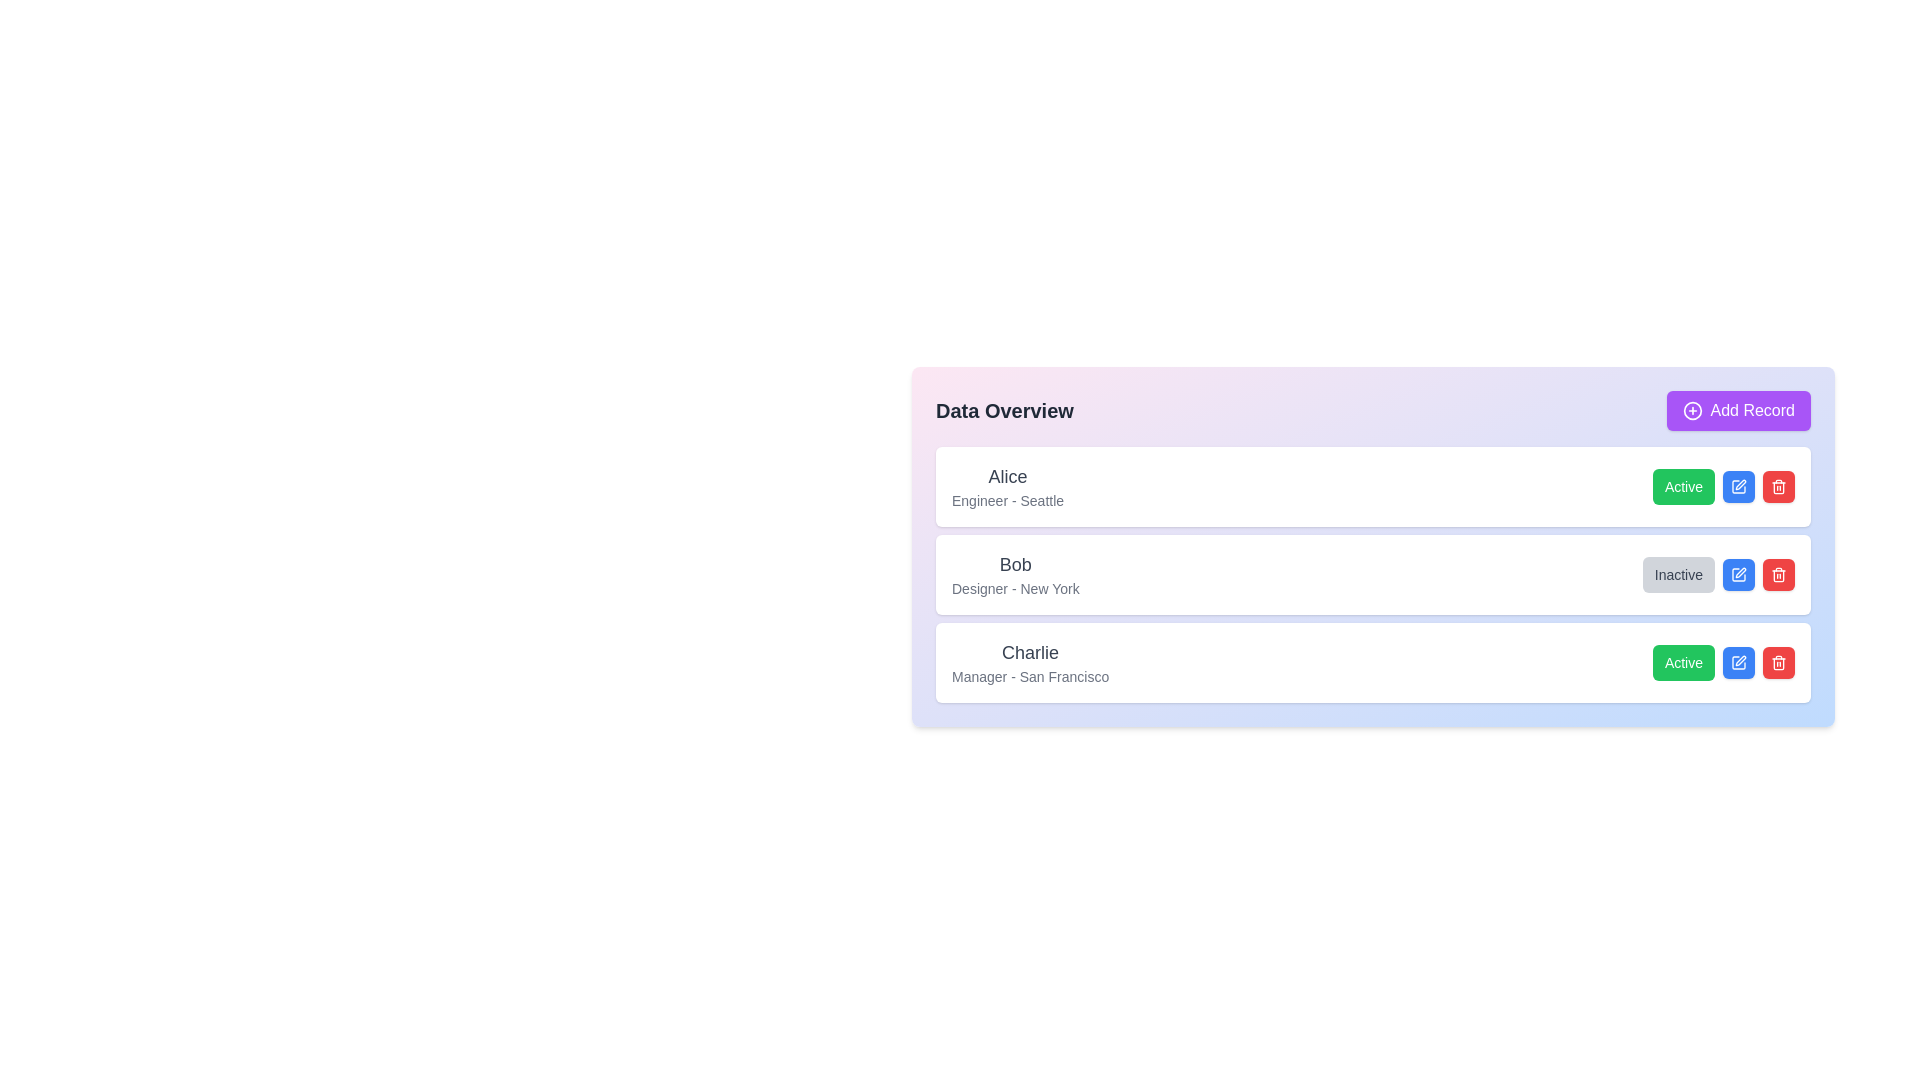  Describe the element at coordinates (1737, 574) in the screenshot. I see `the blue square pen icon button located to the right of the 'Inactive' status label in the 'Data Overview' section` at that location.